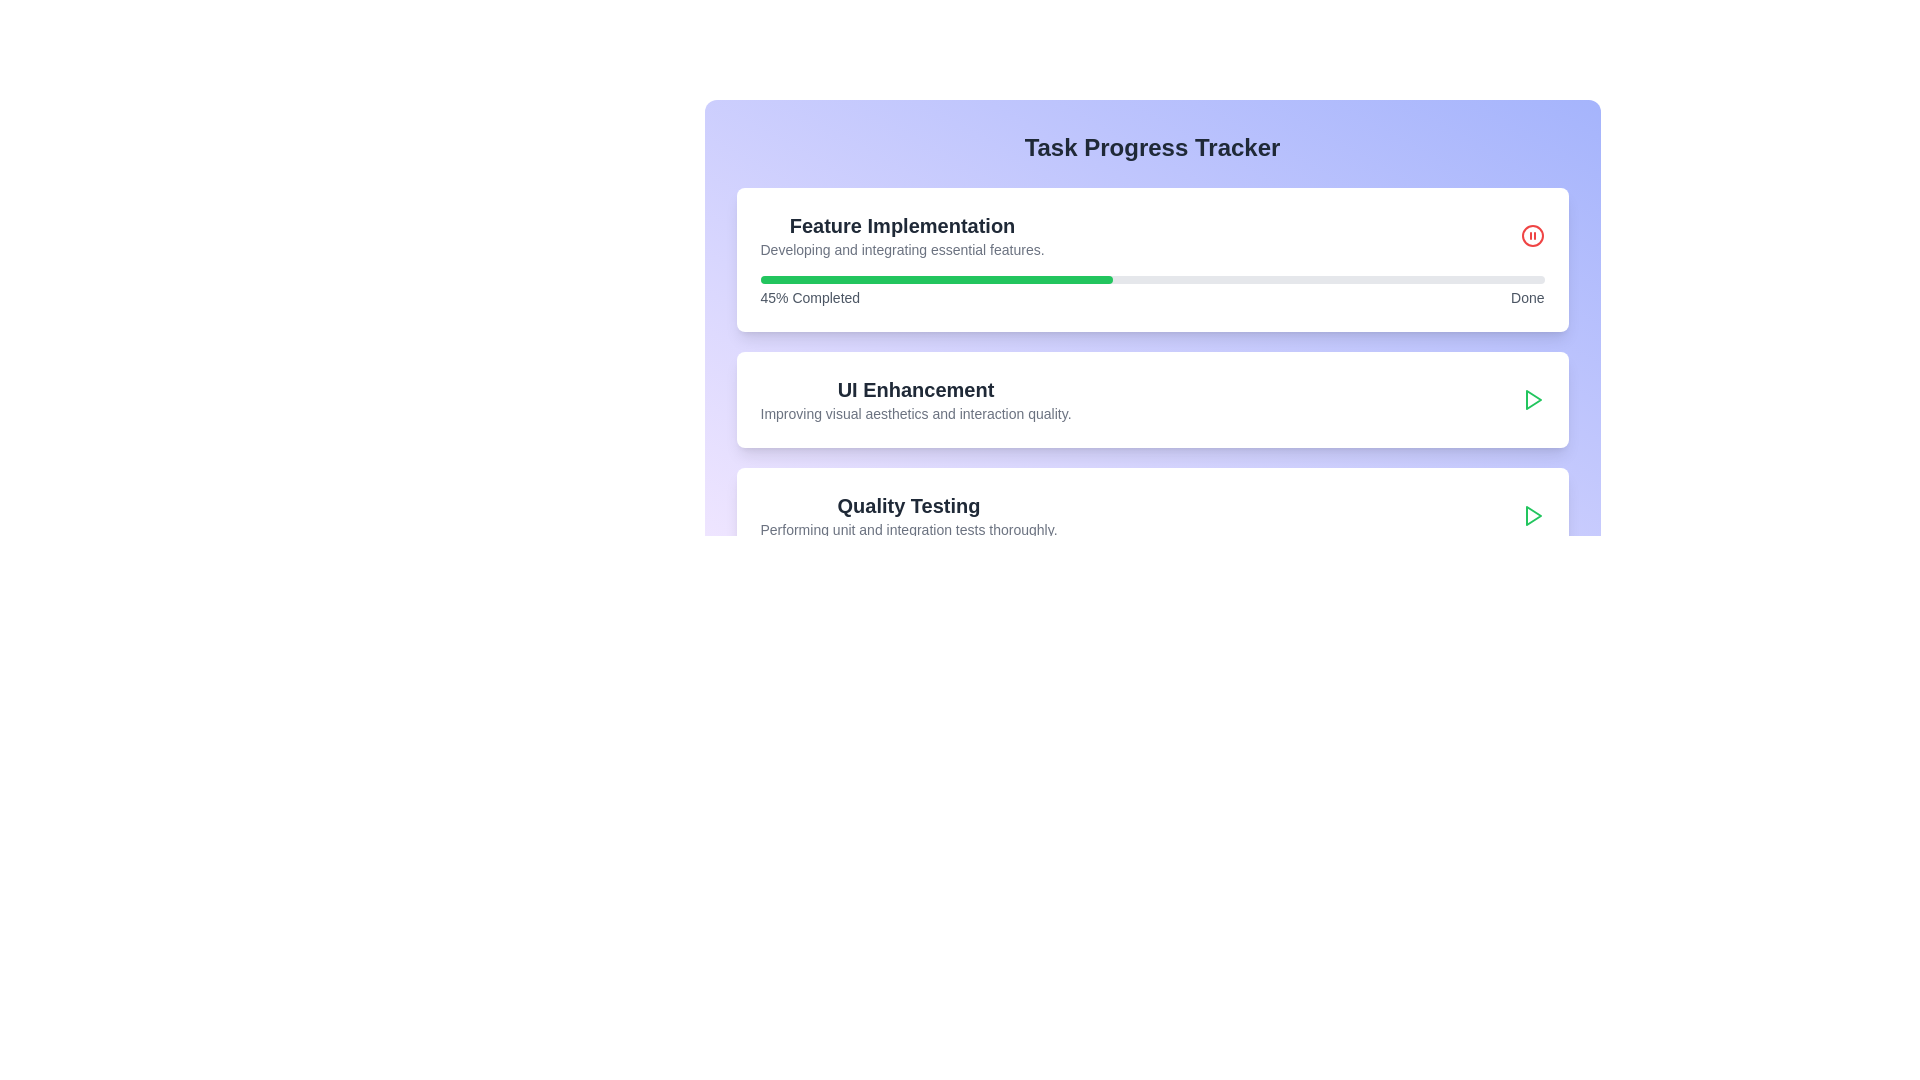  Describe the element at coordinates (907, 515) in the screenshot. I see `the 'Quality Testing' text block` at that location.